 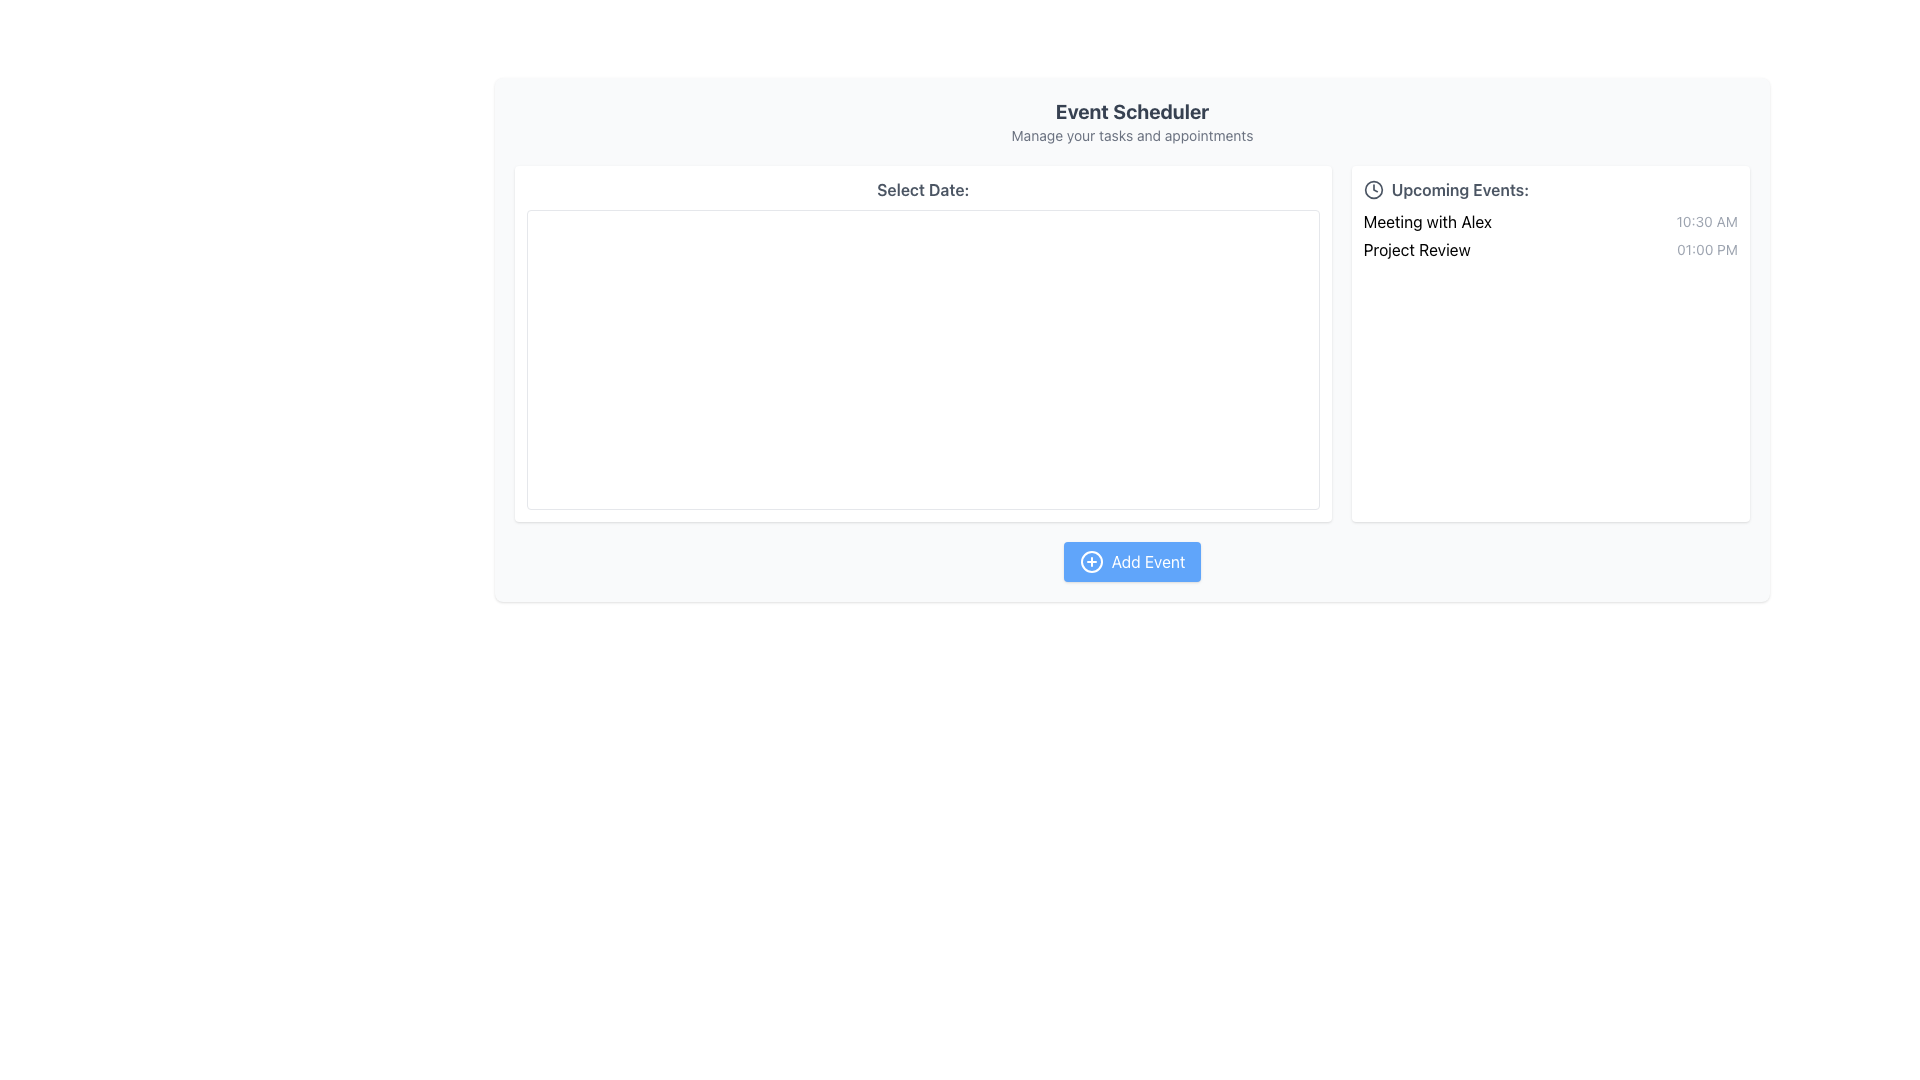 I want to click on the static text label displaying '01:00 PM', which is located in the 'Upcoming Events' section, directly to the right of 'Project Review', so click(x=1706, y=249).